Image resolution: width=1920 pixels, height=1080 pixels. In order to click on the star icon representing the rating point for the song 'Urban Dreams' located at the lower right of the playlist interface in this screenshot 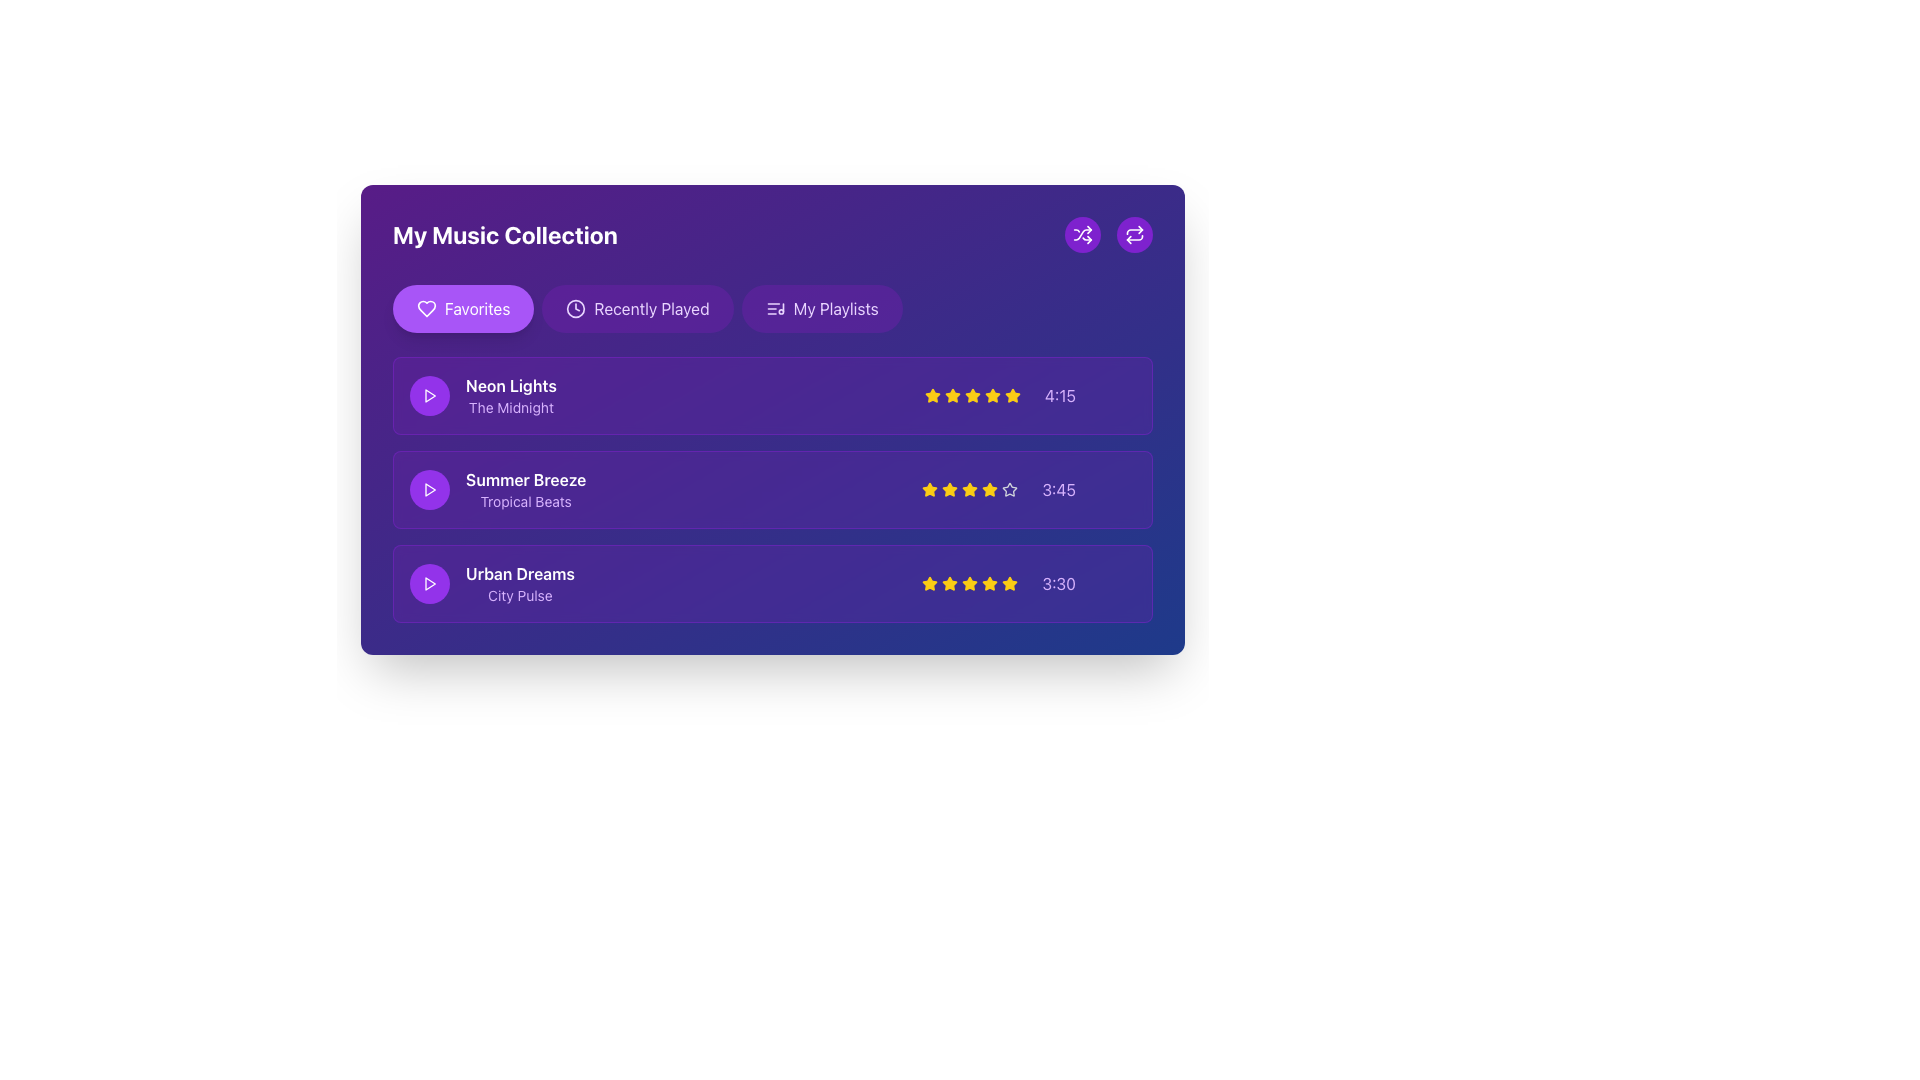, I will do `click(1009, 582)`.